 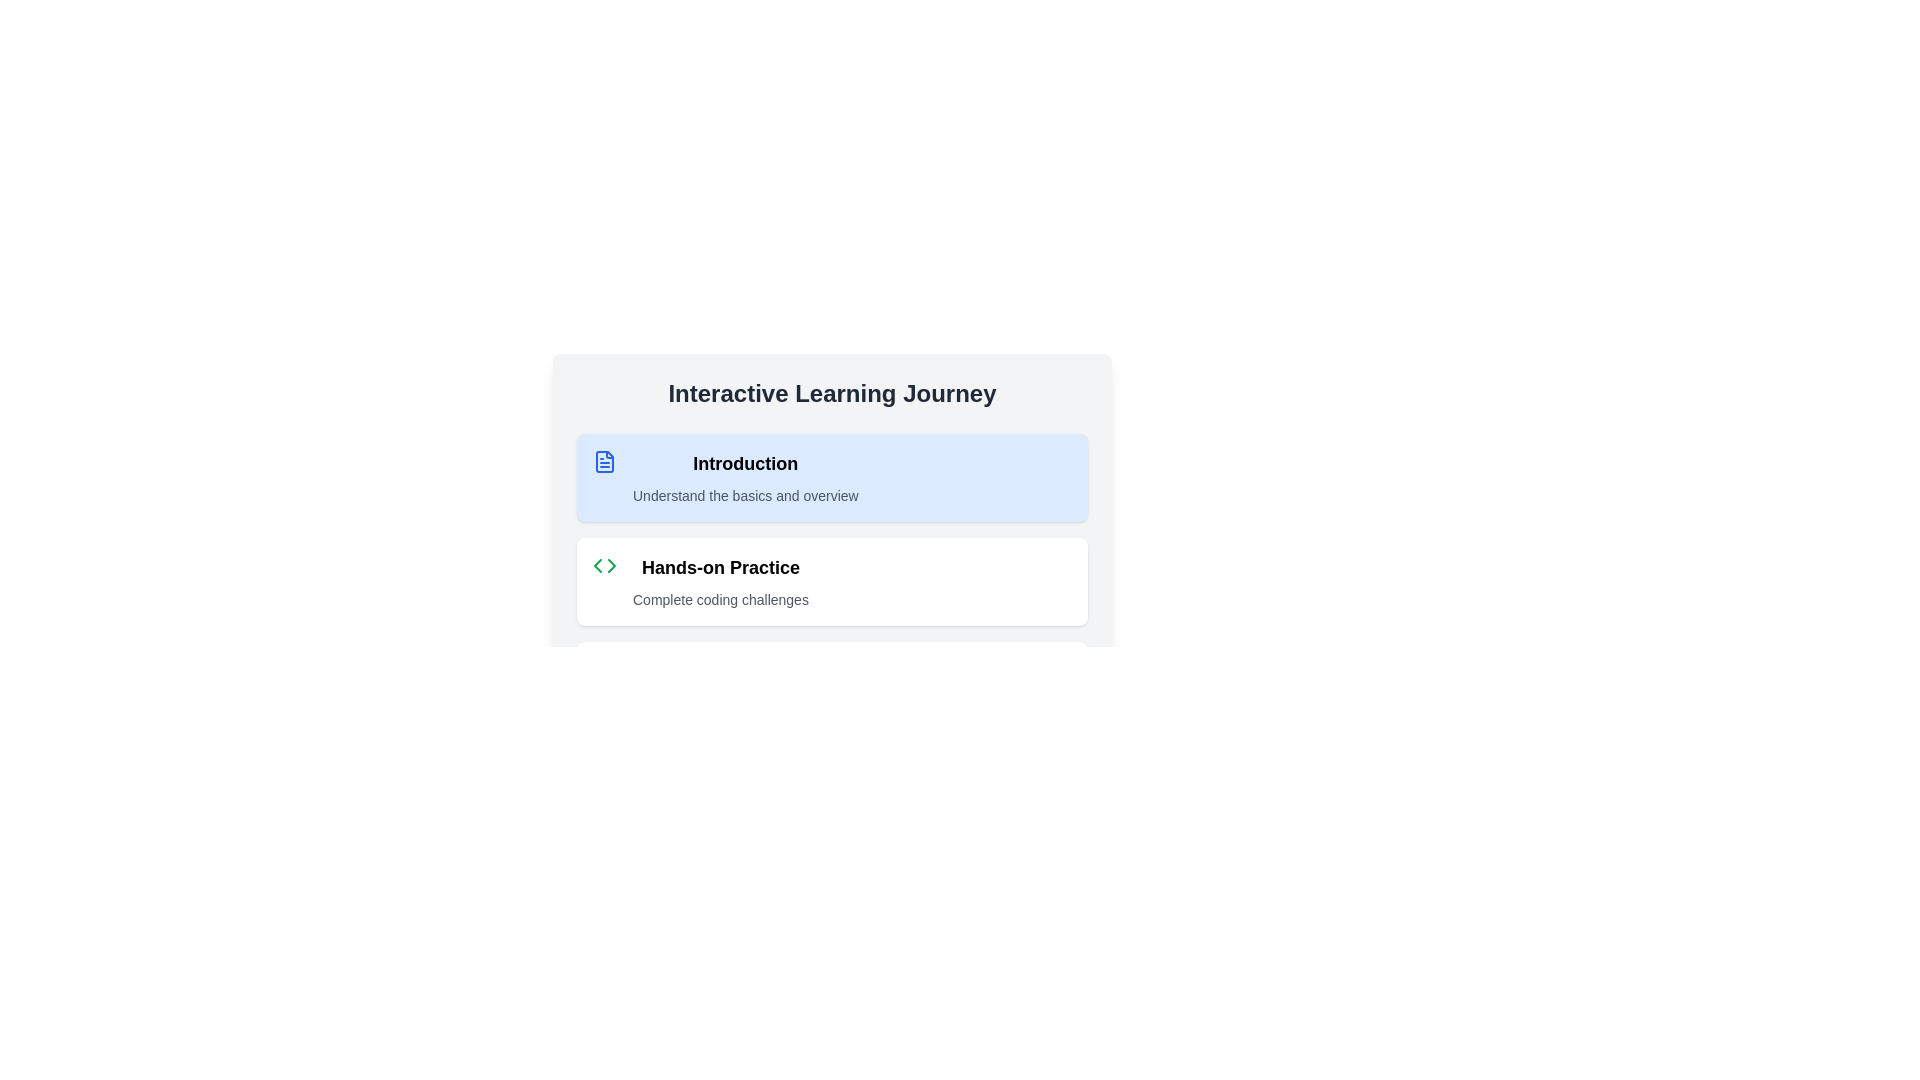 I want to click on the prominently styled header with the text 'Interactive Learning Journey' located at the top of the section, just above the instructional steps, so click(x=832, y=393).